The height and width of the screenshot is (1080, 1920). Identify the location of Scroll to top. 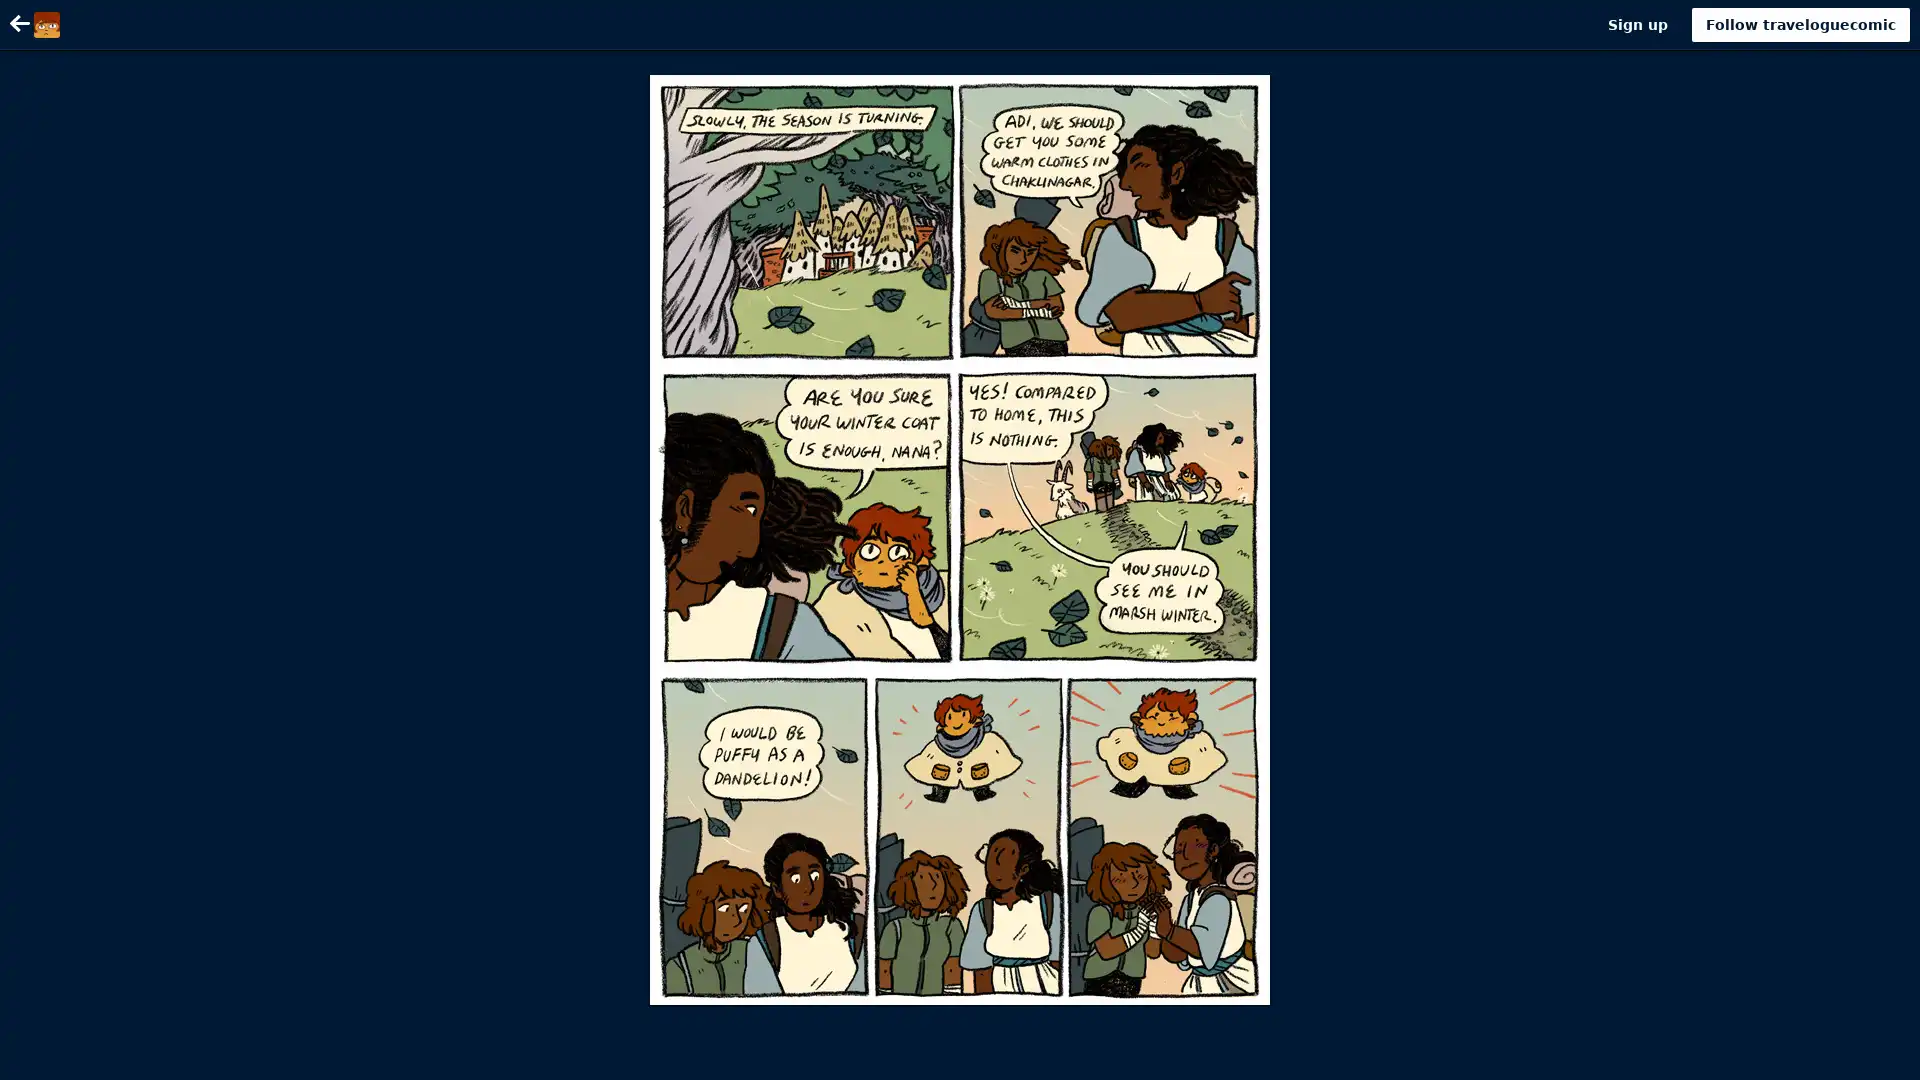
(1880, 1057).